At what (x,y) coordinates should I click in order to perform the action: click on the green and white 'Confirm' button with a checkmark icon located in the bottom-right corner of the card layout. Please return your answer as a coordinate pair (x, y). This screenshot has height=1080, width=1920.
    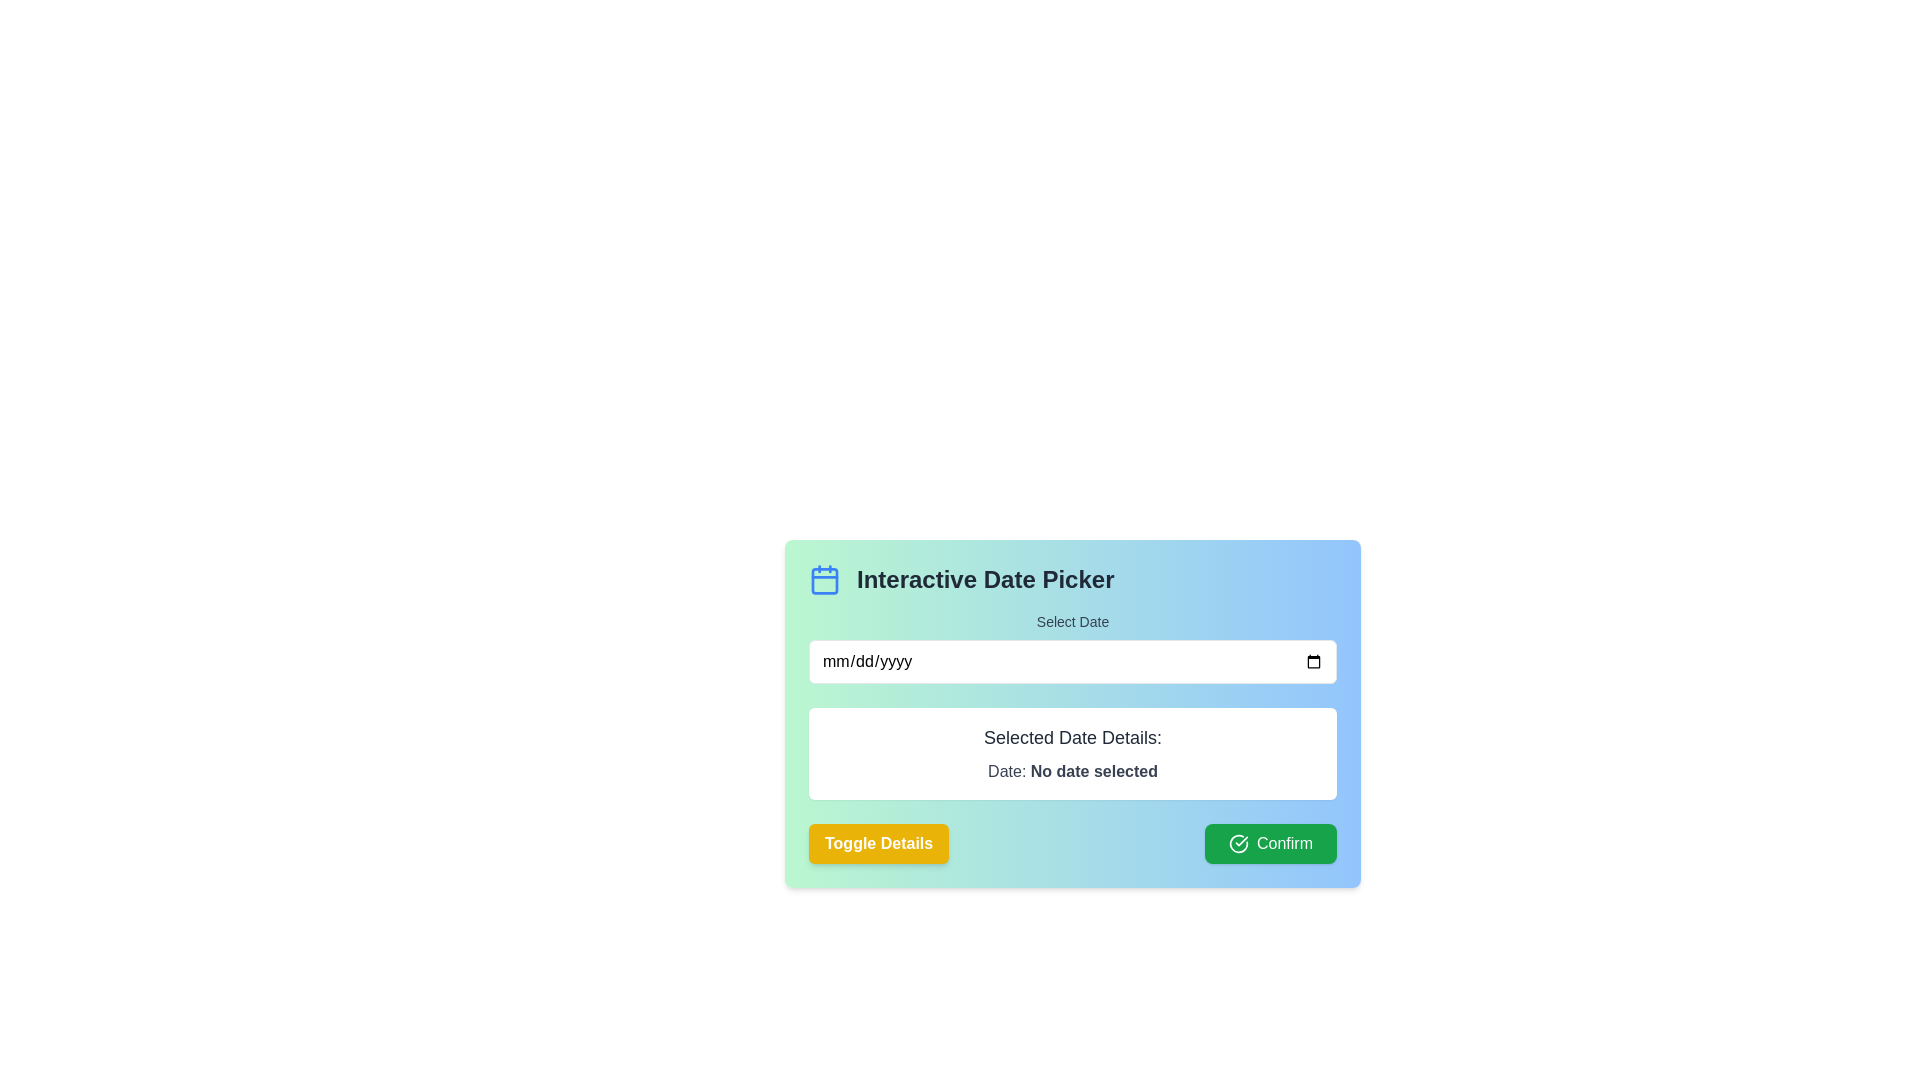
    Looking at the image, I should click on (1270, 844).